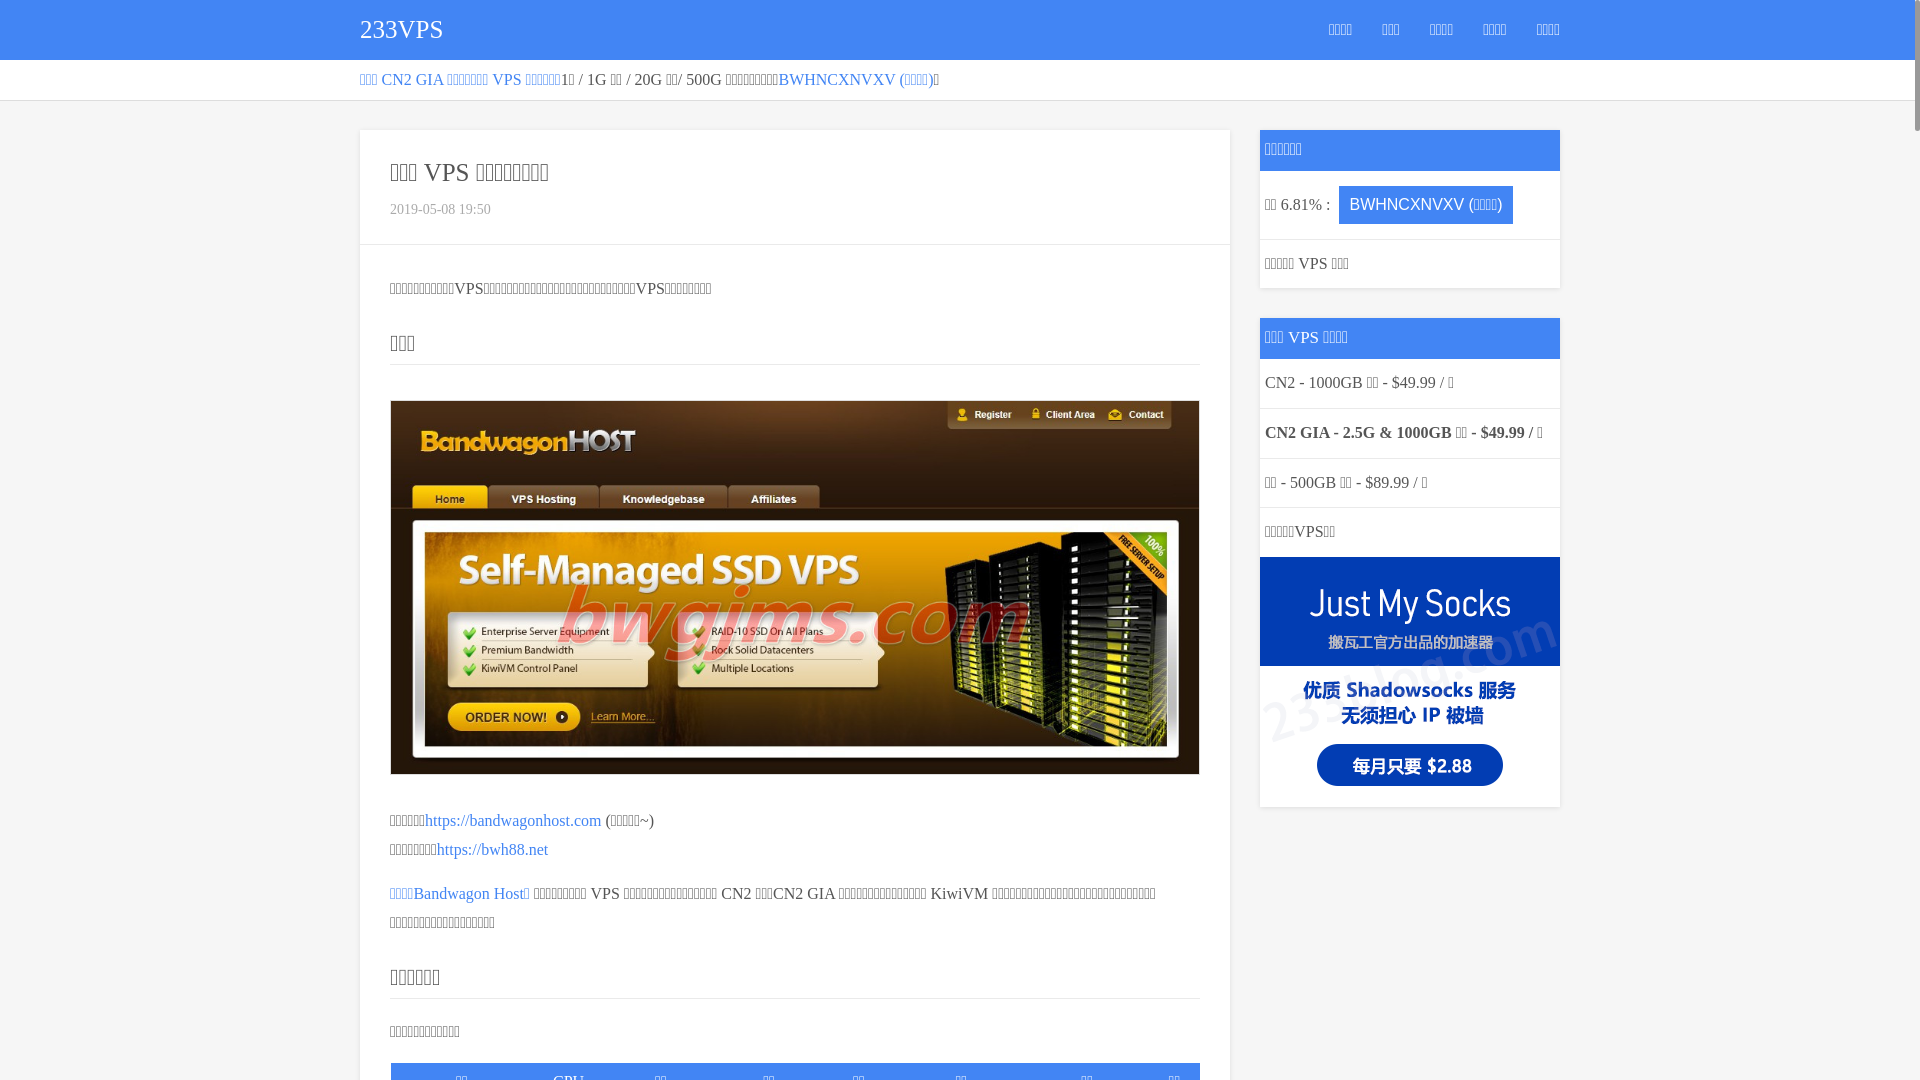 This screenshot has width=1920, height=1080. Describe the element at coordinates (513, 820) in the screenshot. I see `'https://bandwagonhost.com'` at that location.